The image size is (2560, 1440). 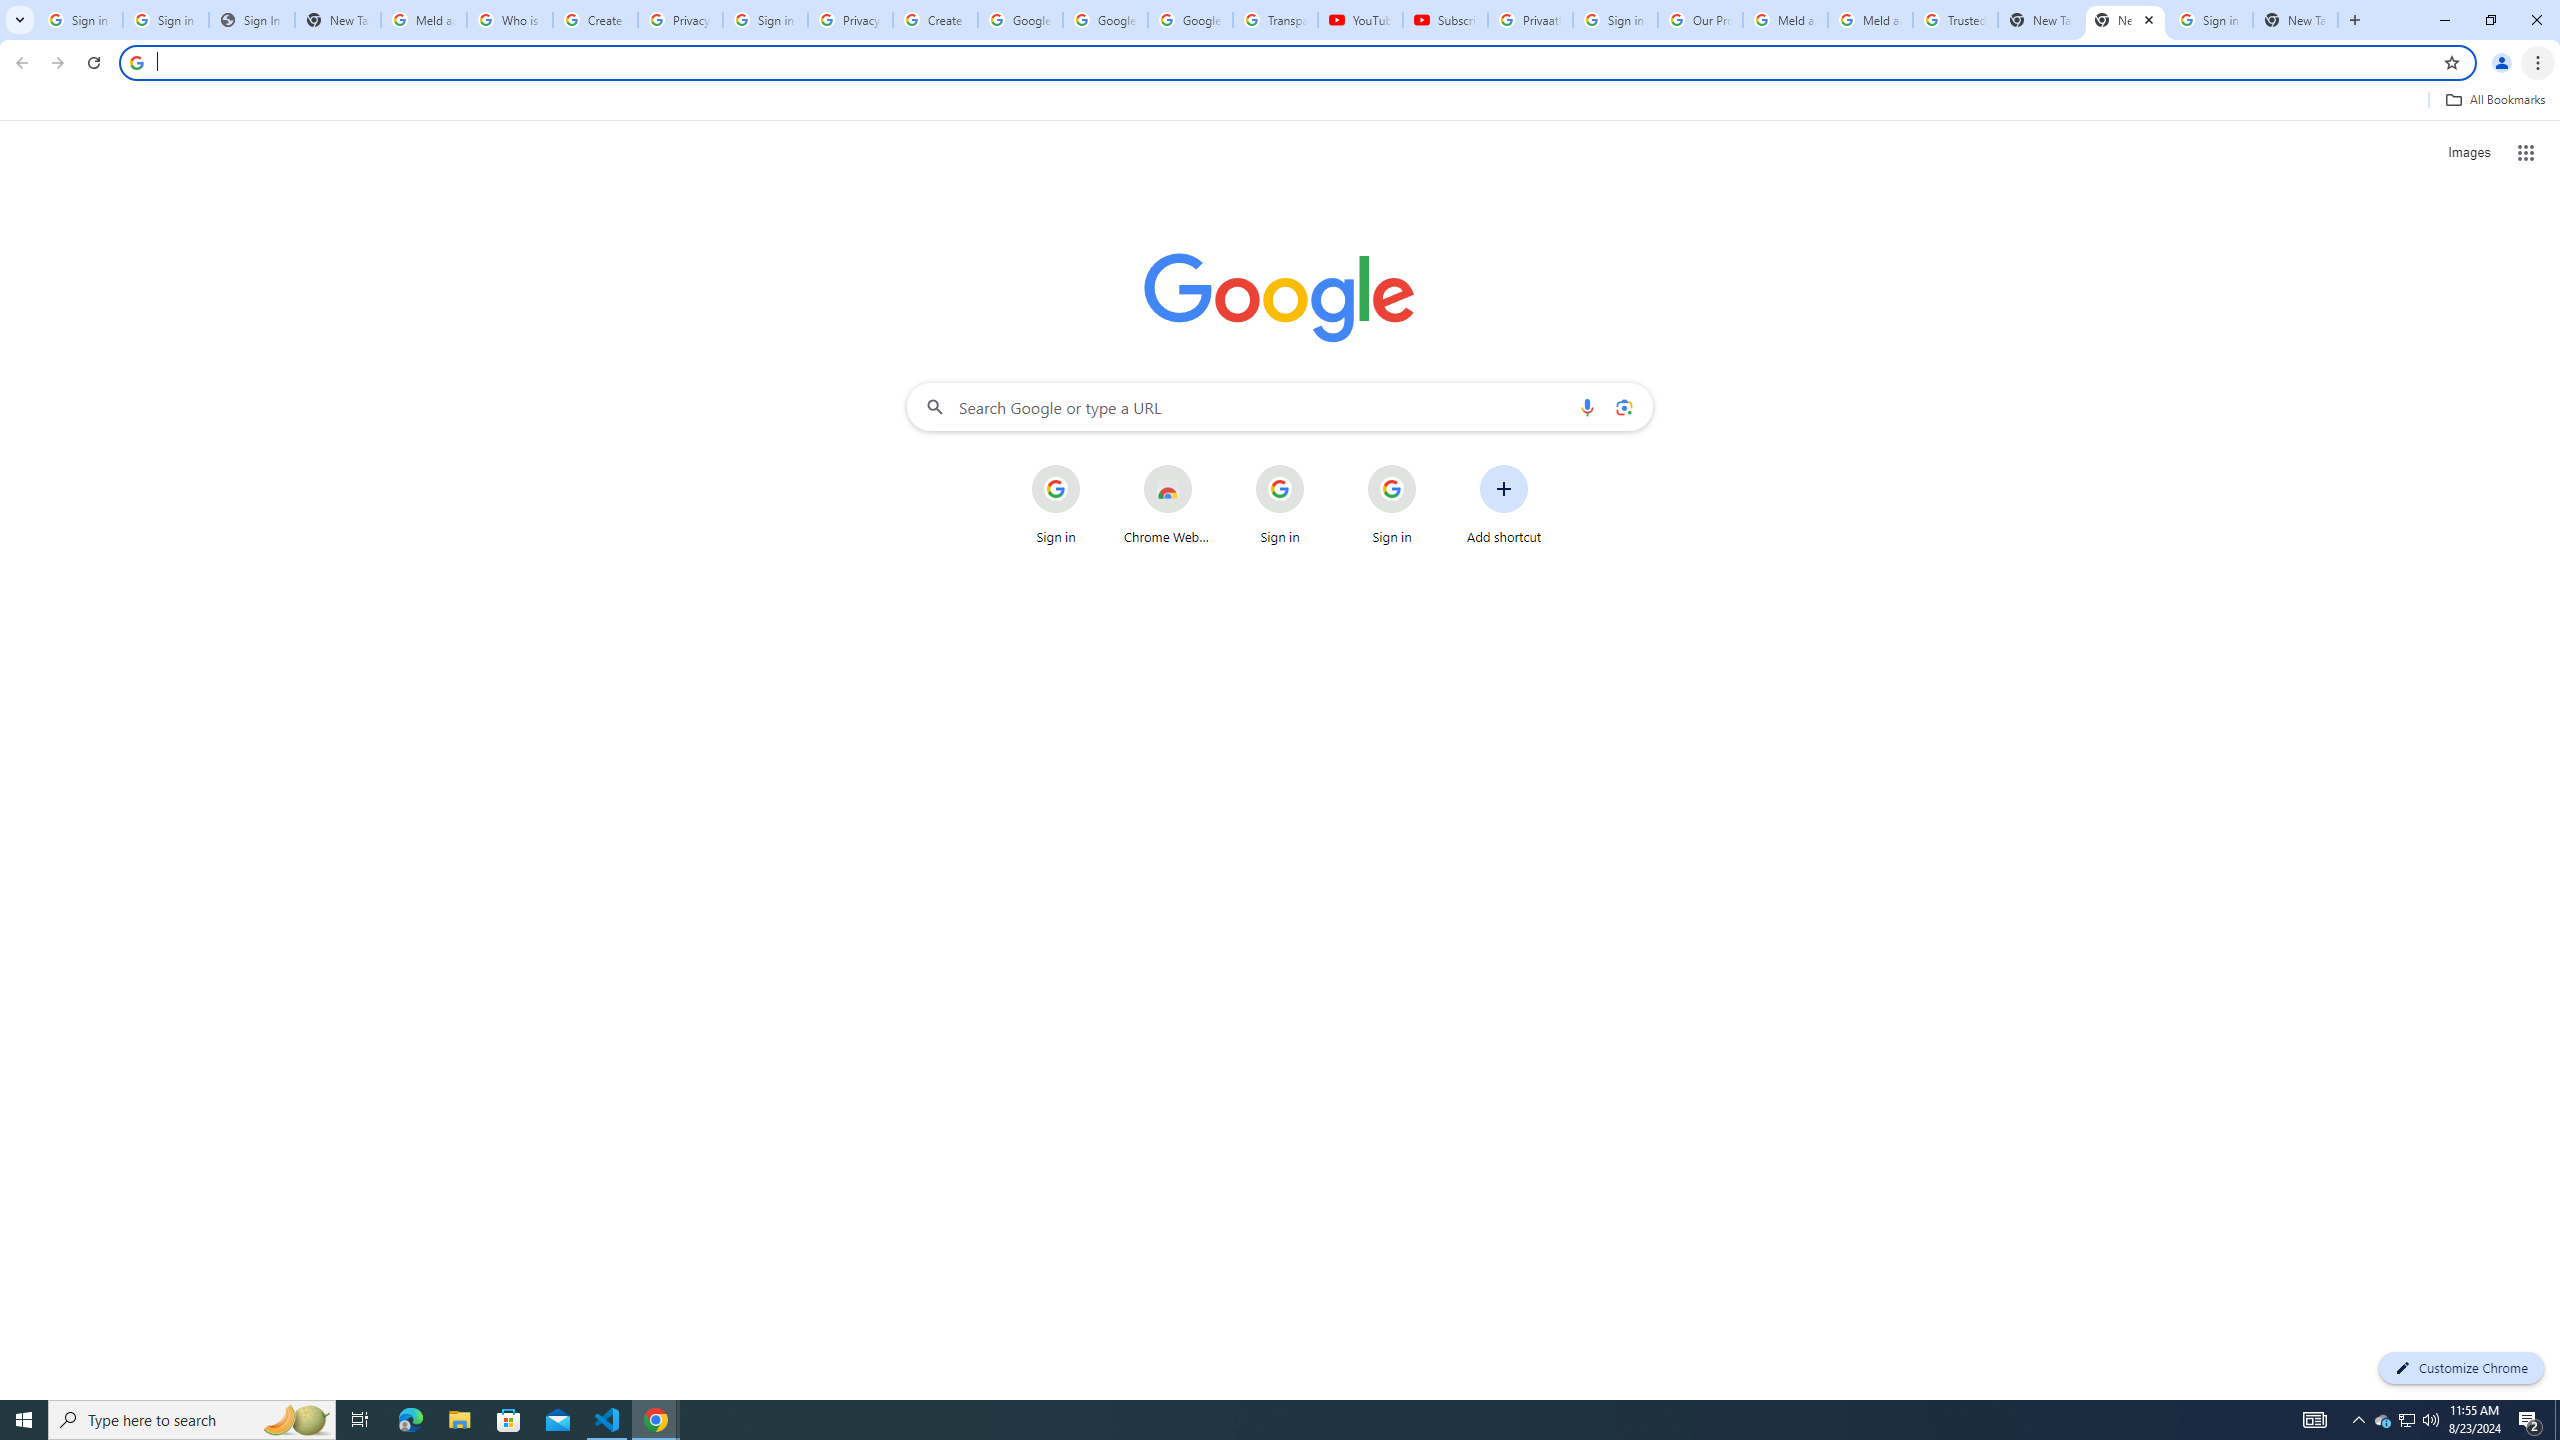 What do you see at coordinates (2450, 61) in the screenshot?
I see `'Bookmark this tab'` at bounding box center [2450, 61].